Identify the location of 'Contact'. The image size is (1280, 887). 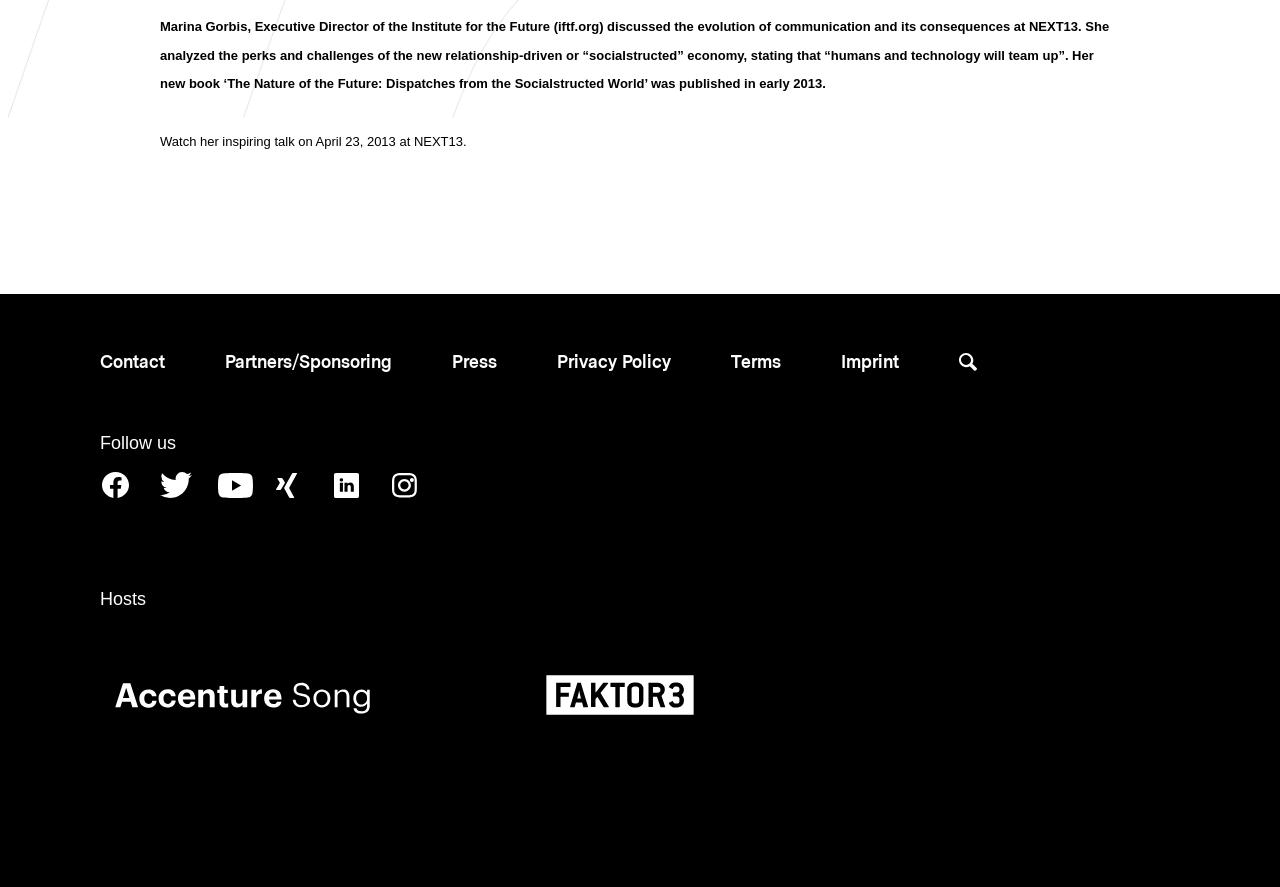
(131, 359).